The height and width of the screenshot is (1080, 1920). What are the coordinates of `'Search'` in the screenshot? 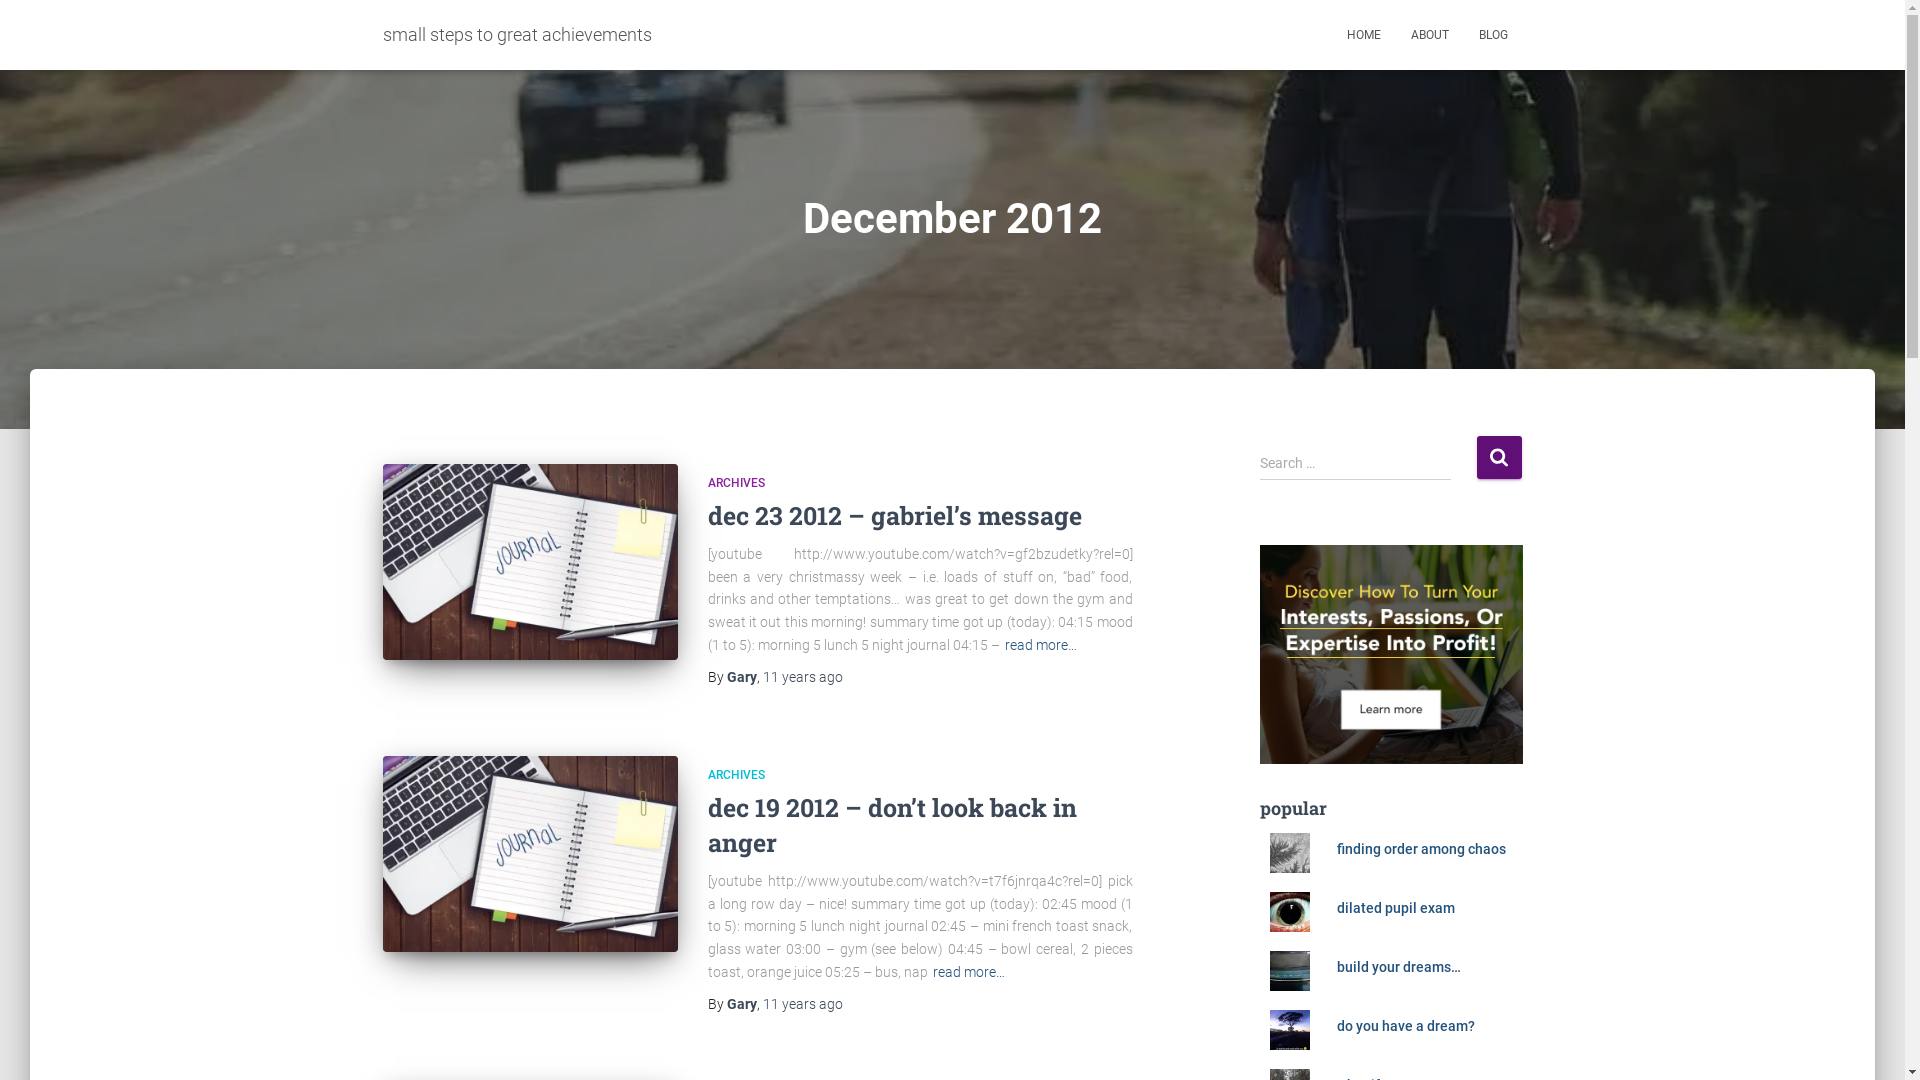 It's located at (1498, 457).